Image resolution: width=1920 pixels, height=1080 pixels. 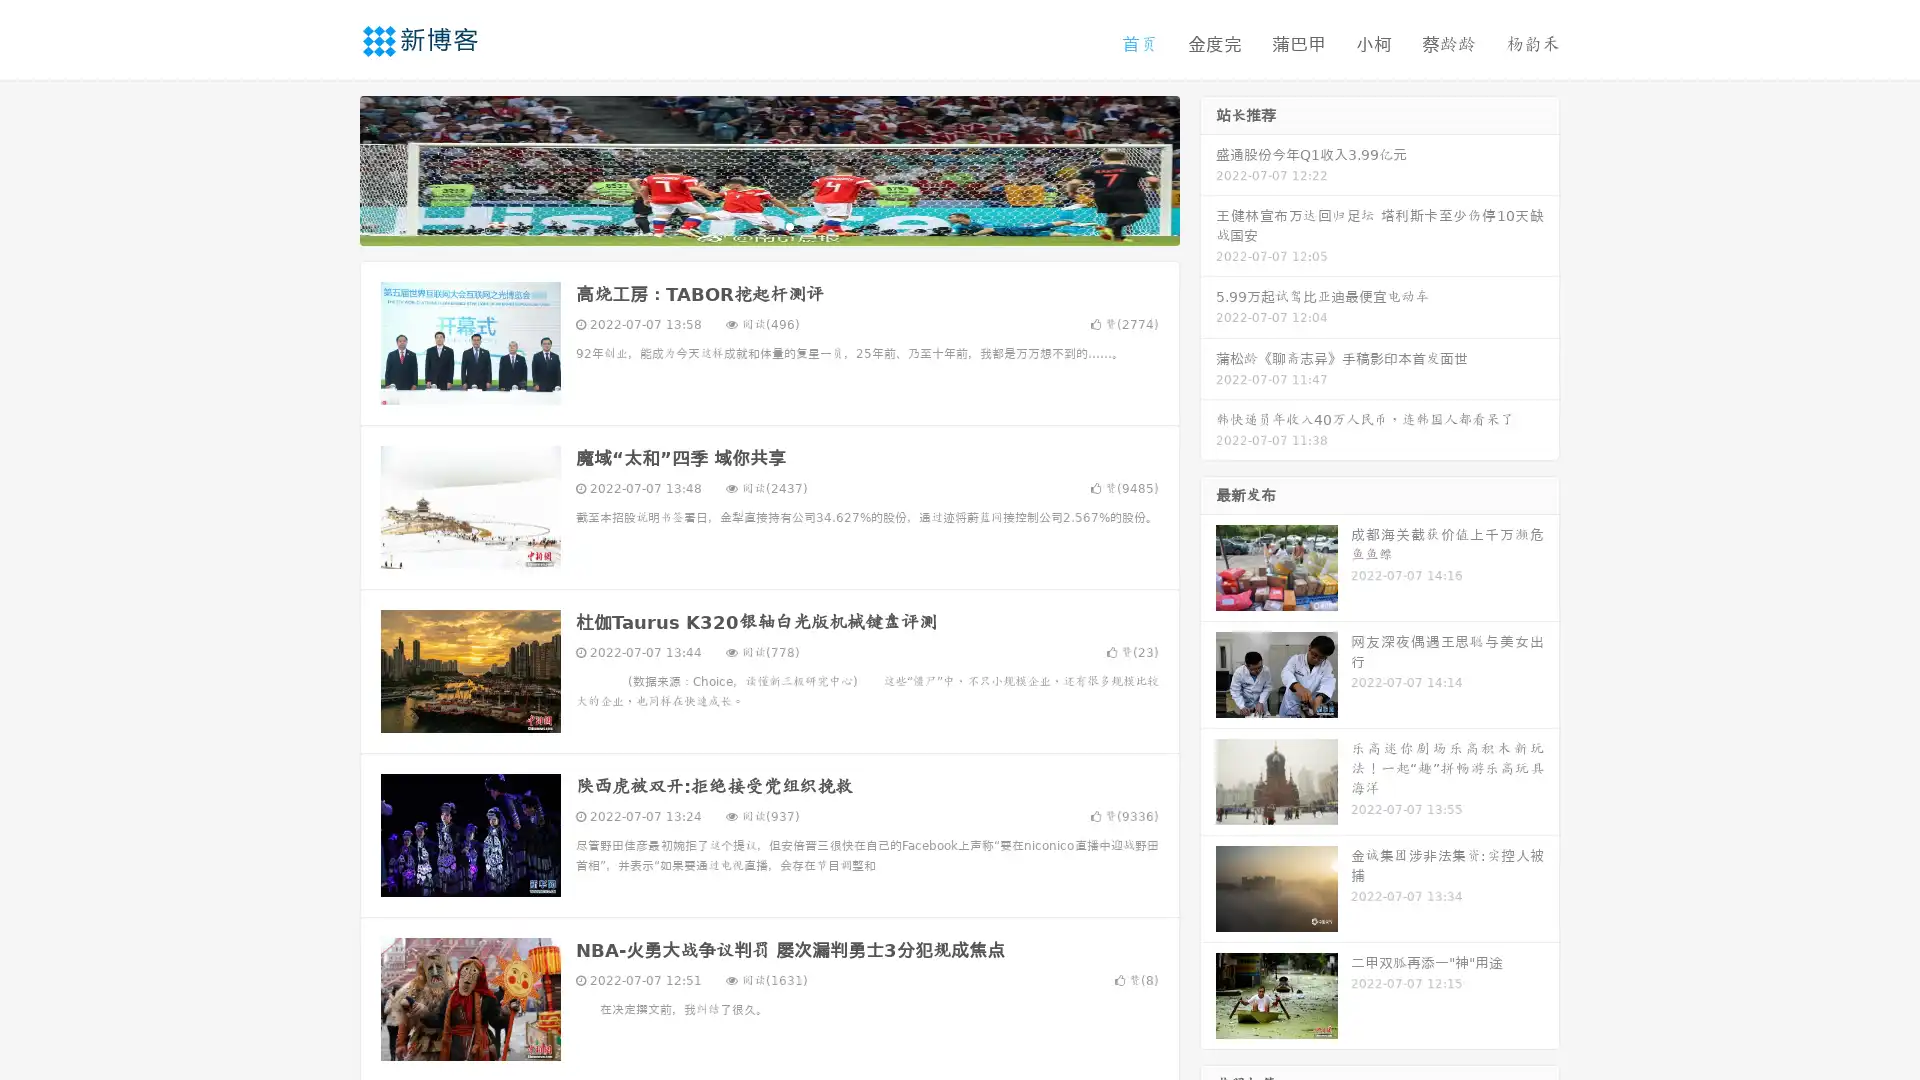 I want to click on Previous slide, so click(x=330, y=168).